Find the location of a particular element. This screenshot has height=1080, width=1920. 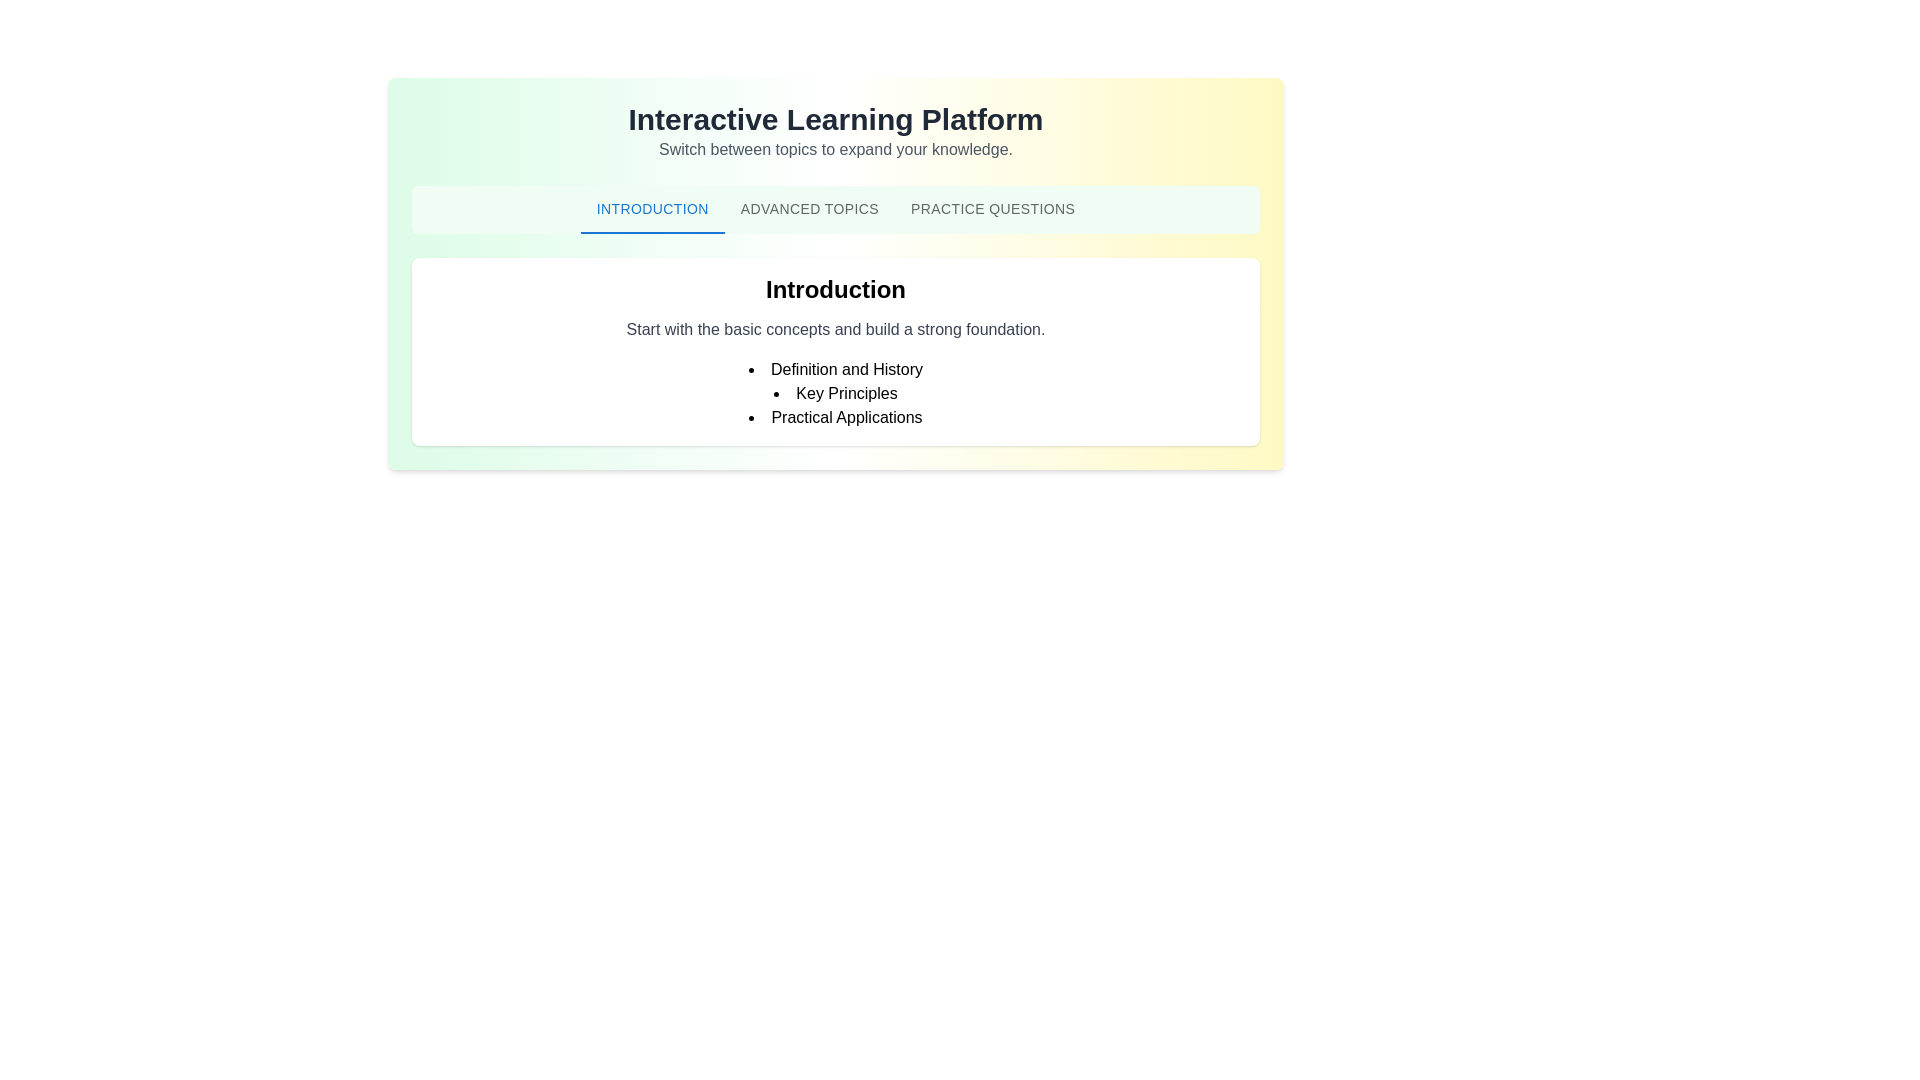

the 'Practice Questions' tab is located at coordinates (993, 209).